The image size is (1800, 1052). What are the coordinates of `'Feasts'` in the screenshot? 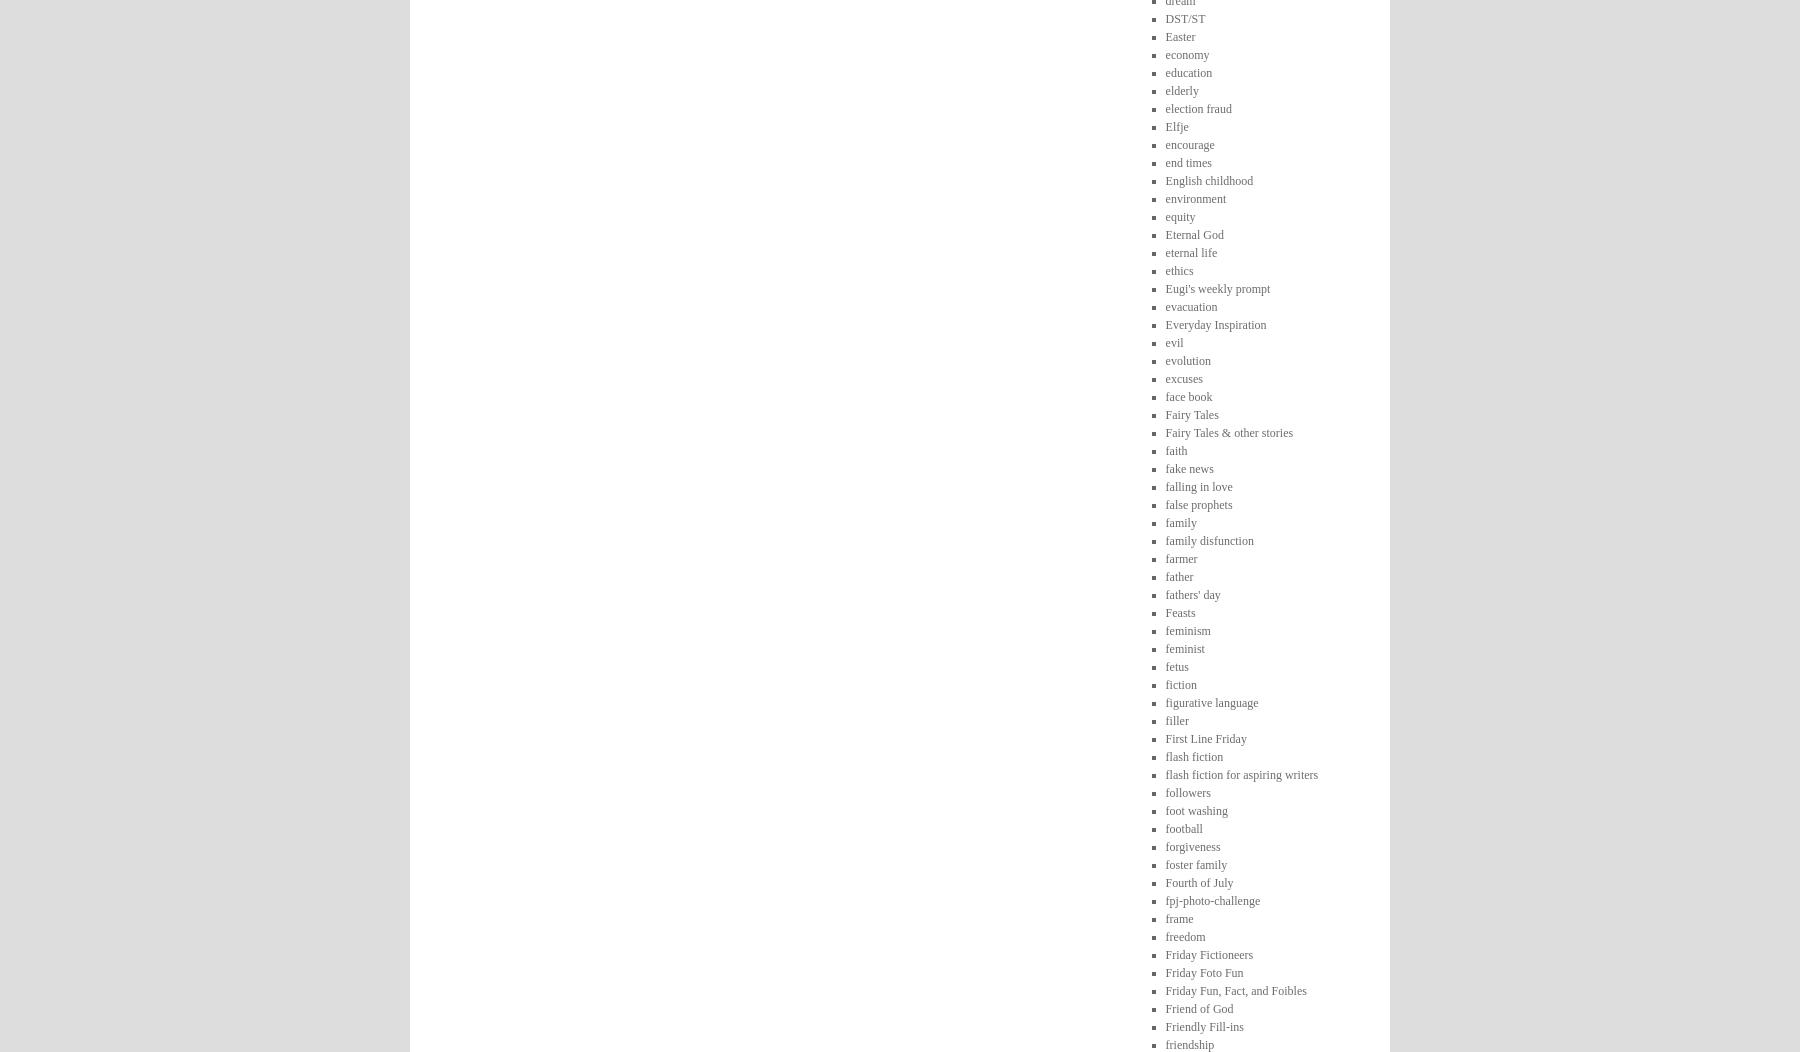 It's located at (1179, 610).